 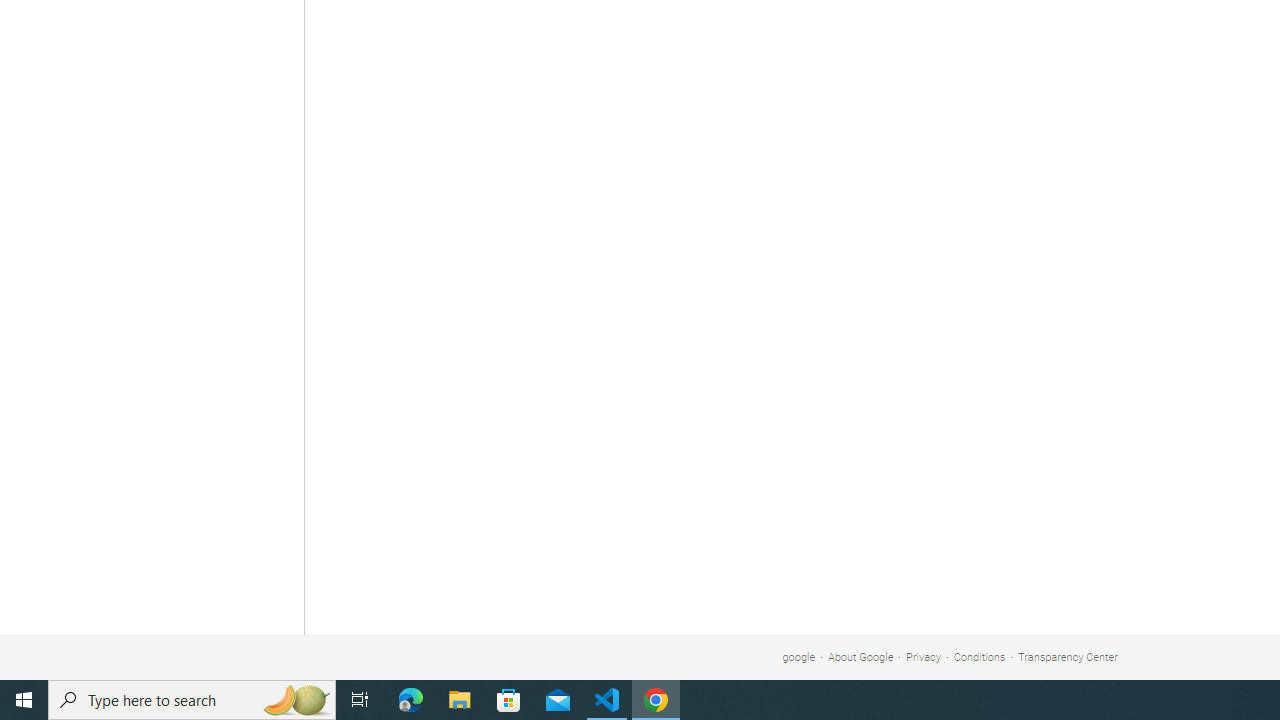 What do you see at coordinates (1066, 657) in the screenshot?
I see `'Transparency Center'` at bounding box center [1066, 657].